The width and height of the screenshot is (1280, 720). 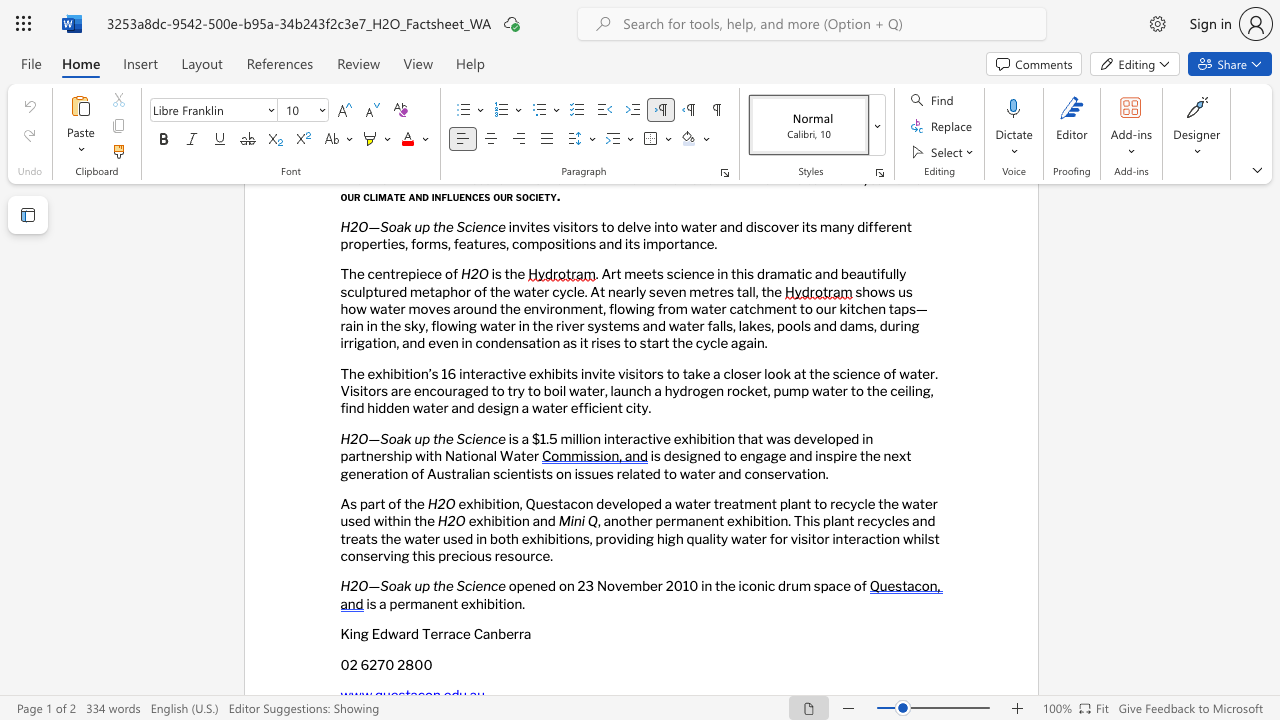 What do you see at coordinates (475, 437) in the screenshot?
I see `the space between the continuous character "i" and "e" in the text` at bounding box center [475, 437].